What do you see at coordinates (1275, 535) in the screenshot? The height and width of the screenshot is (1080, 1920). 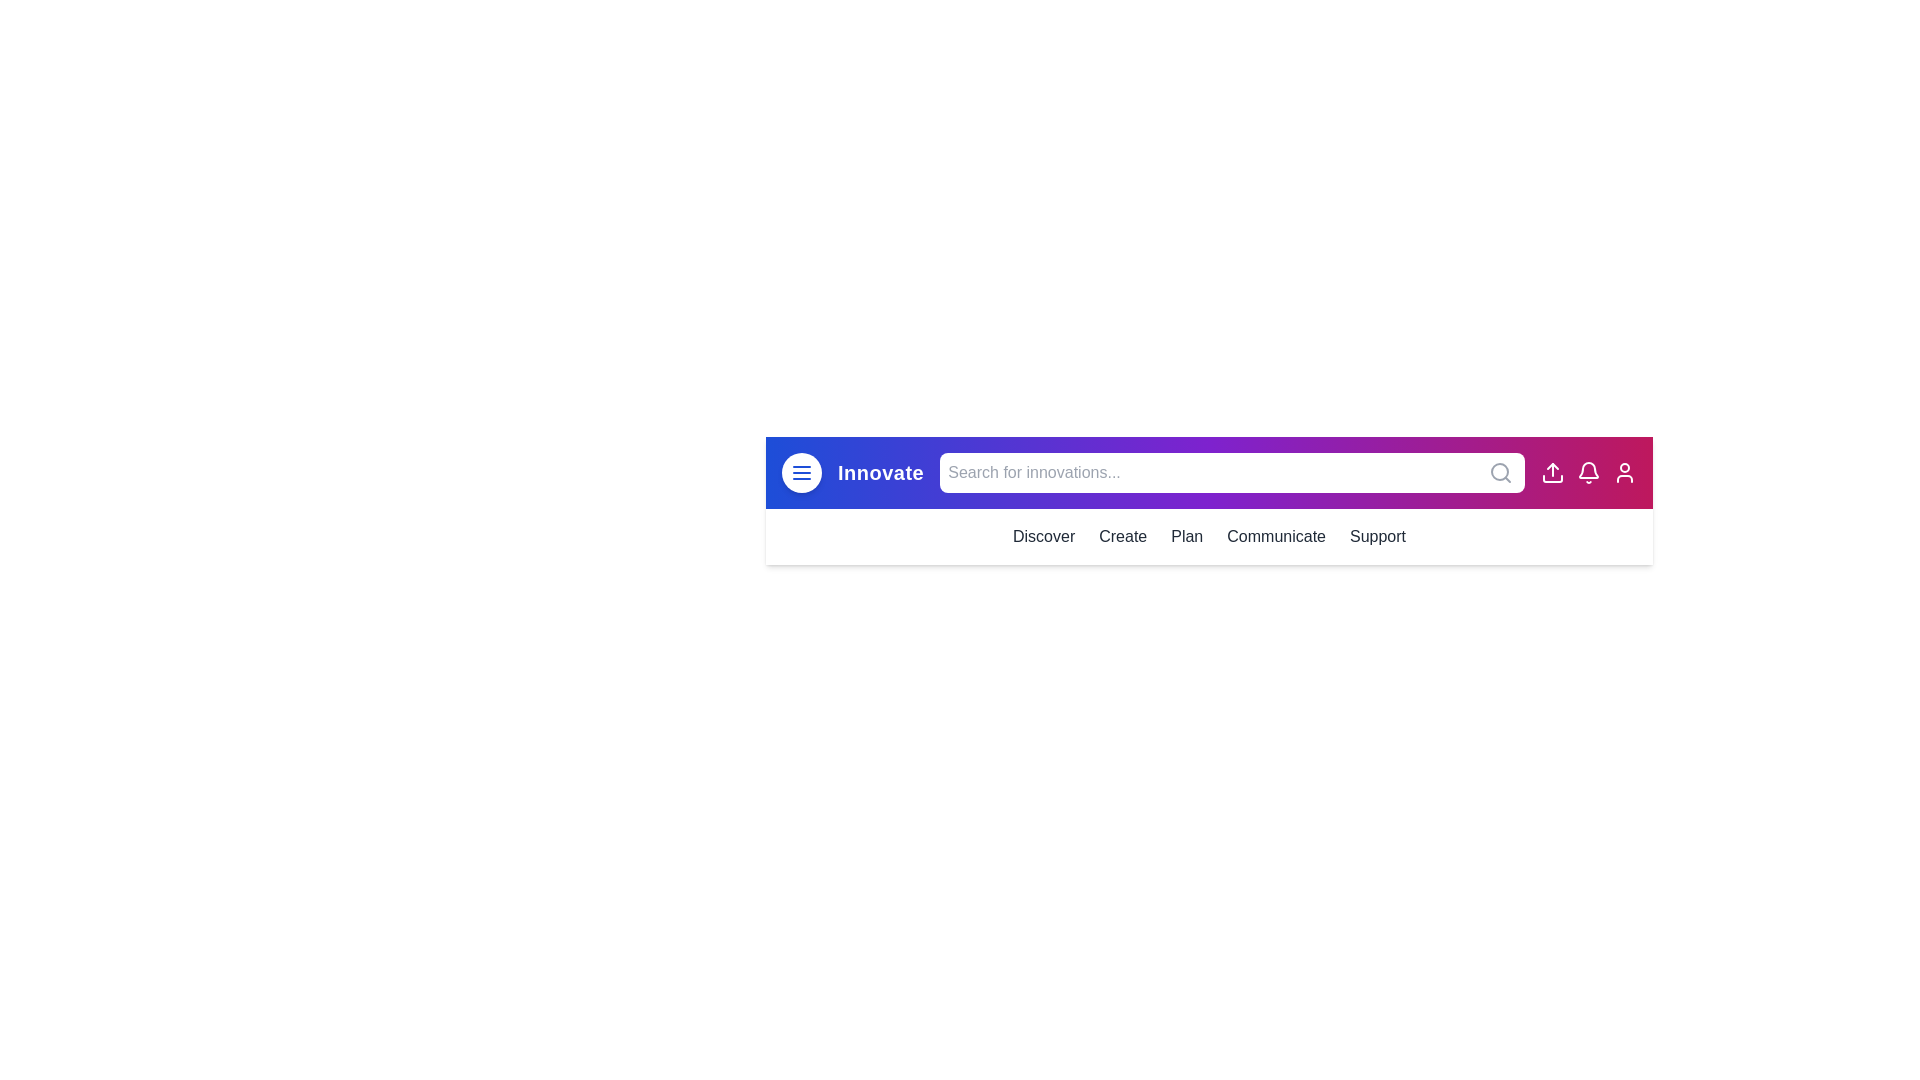 I see `the menu item Communicate` at bounding box center [1275, 535].